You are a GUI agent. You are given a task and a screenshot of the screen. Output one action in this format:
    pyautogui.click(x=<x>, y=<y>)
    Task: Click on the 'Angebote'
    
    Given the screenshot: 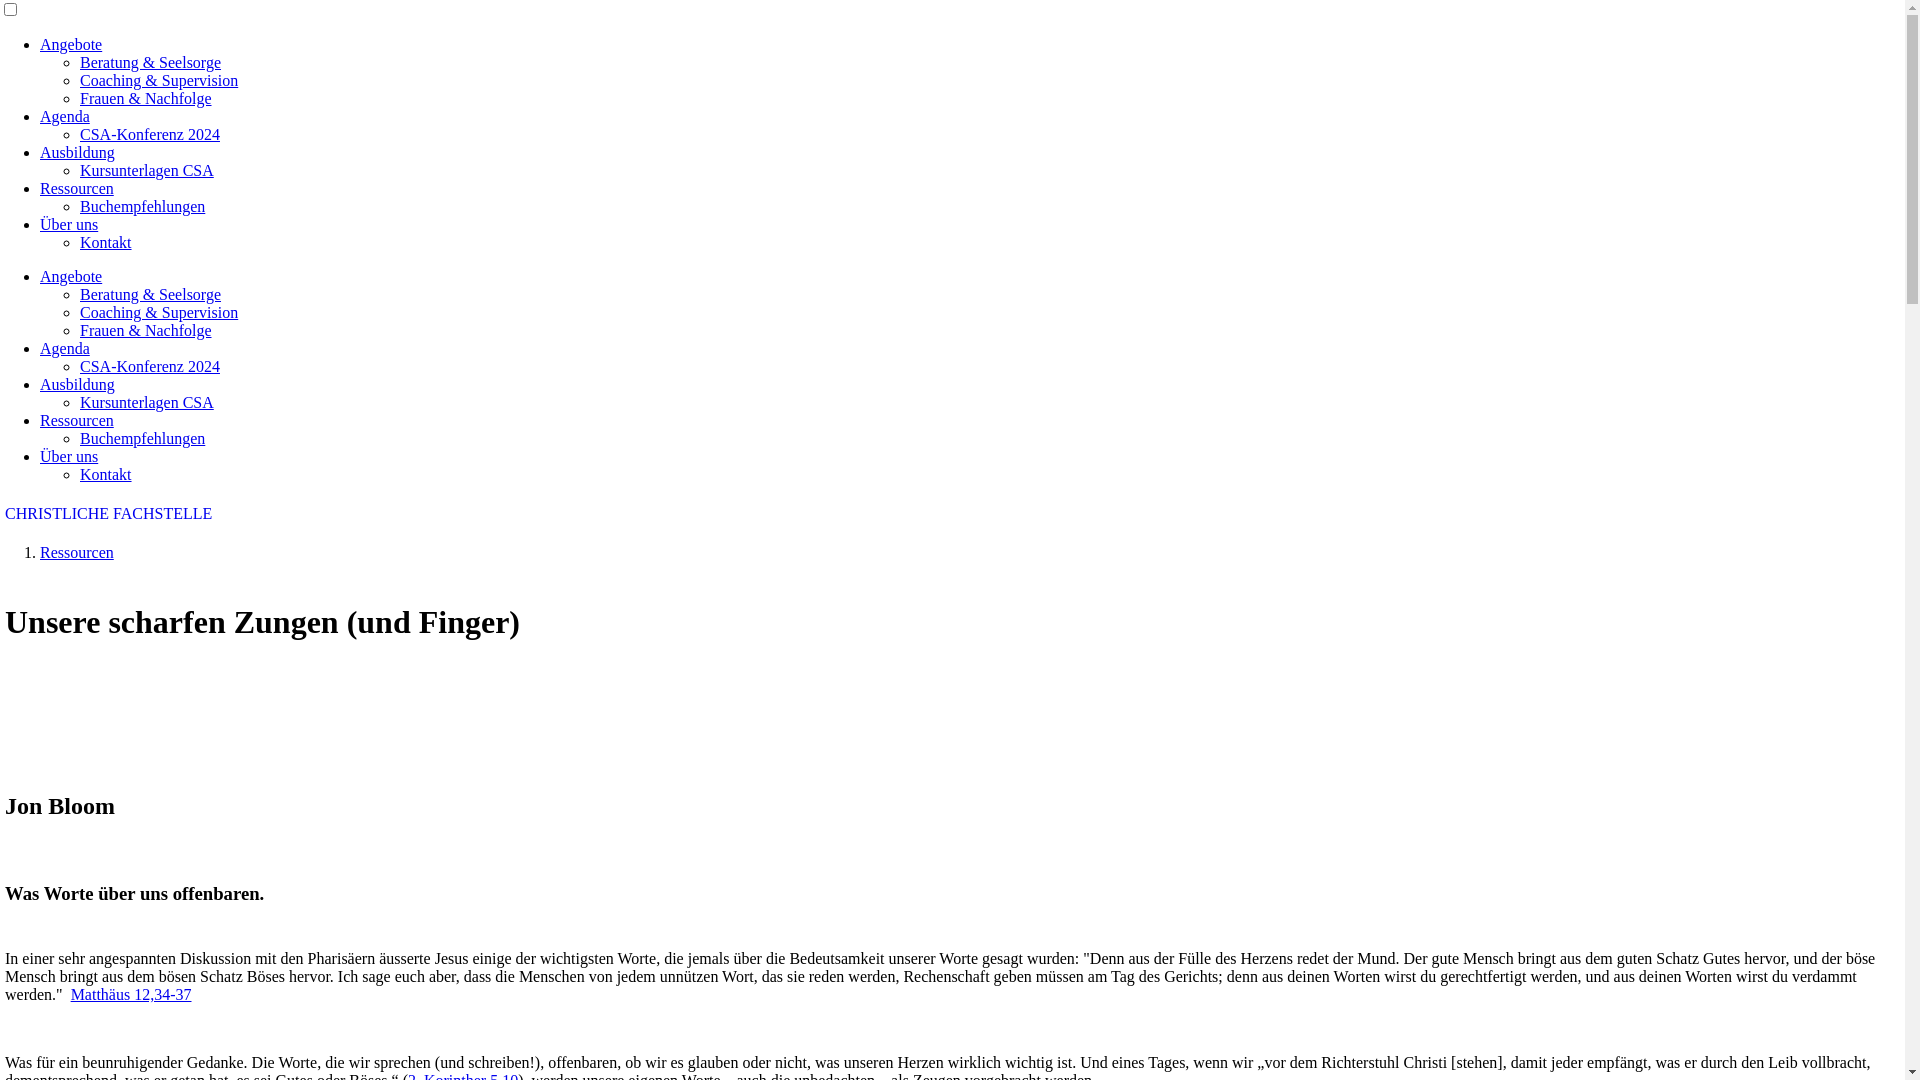 What is the action you would take?
    pyautogui.click(x=71, y=276)
    